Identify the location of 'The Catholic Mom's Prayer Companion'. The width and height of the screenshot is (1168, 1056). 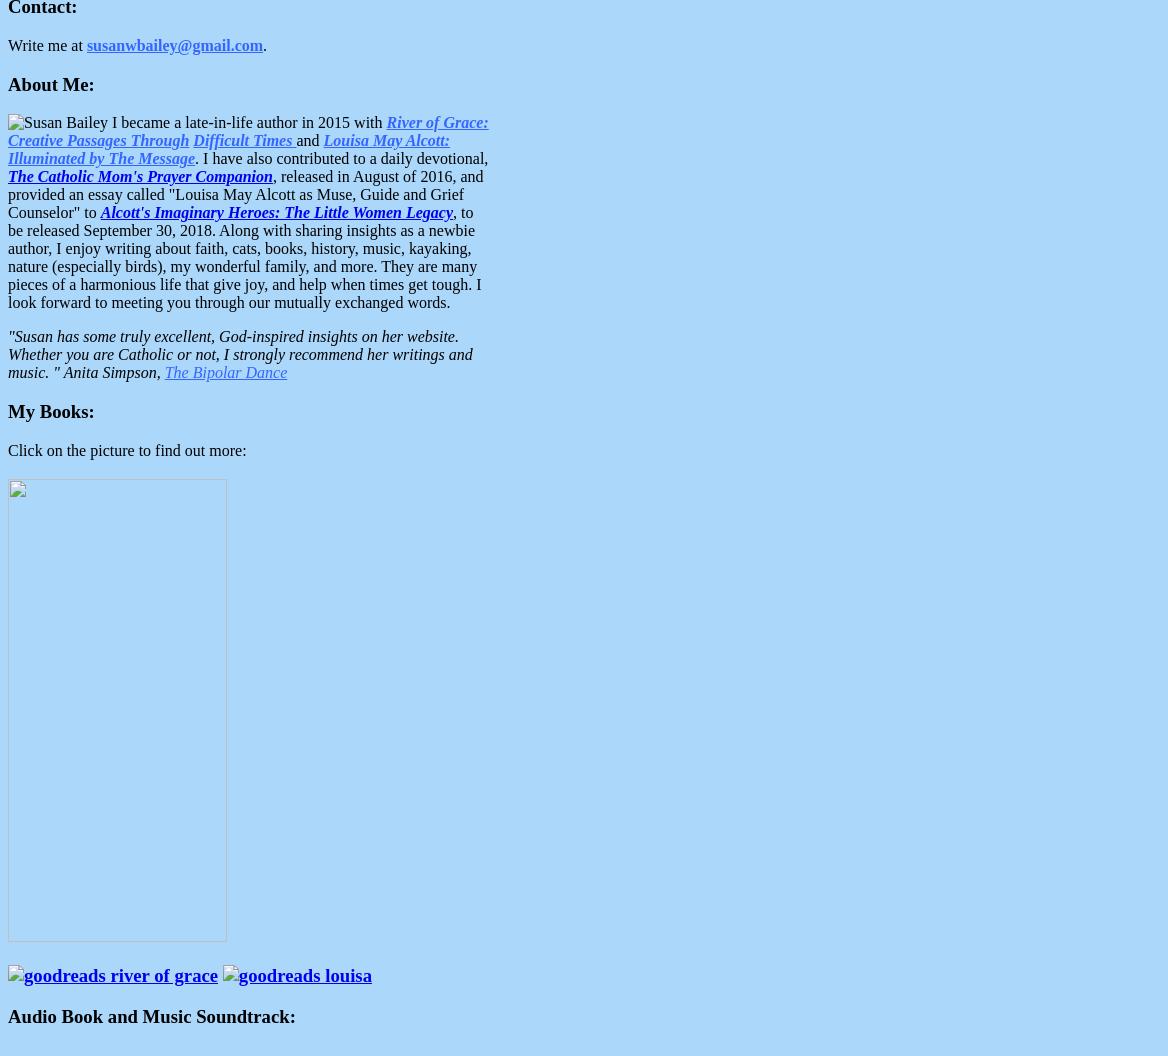
(139, 176).